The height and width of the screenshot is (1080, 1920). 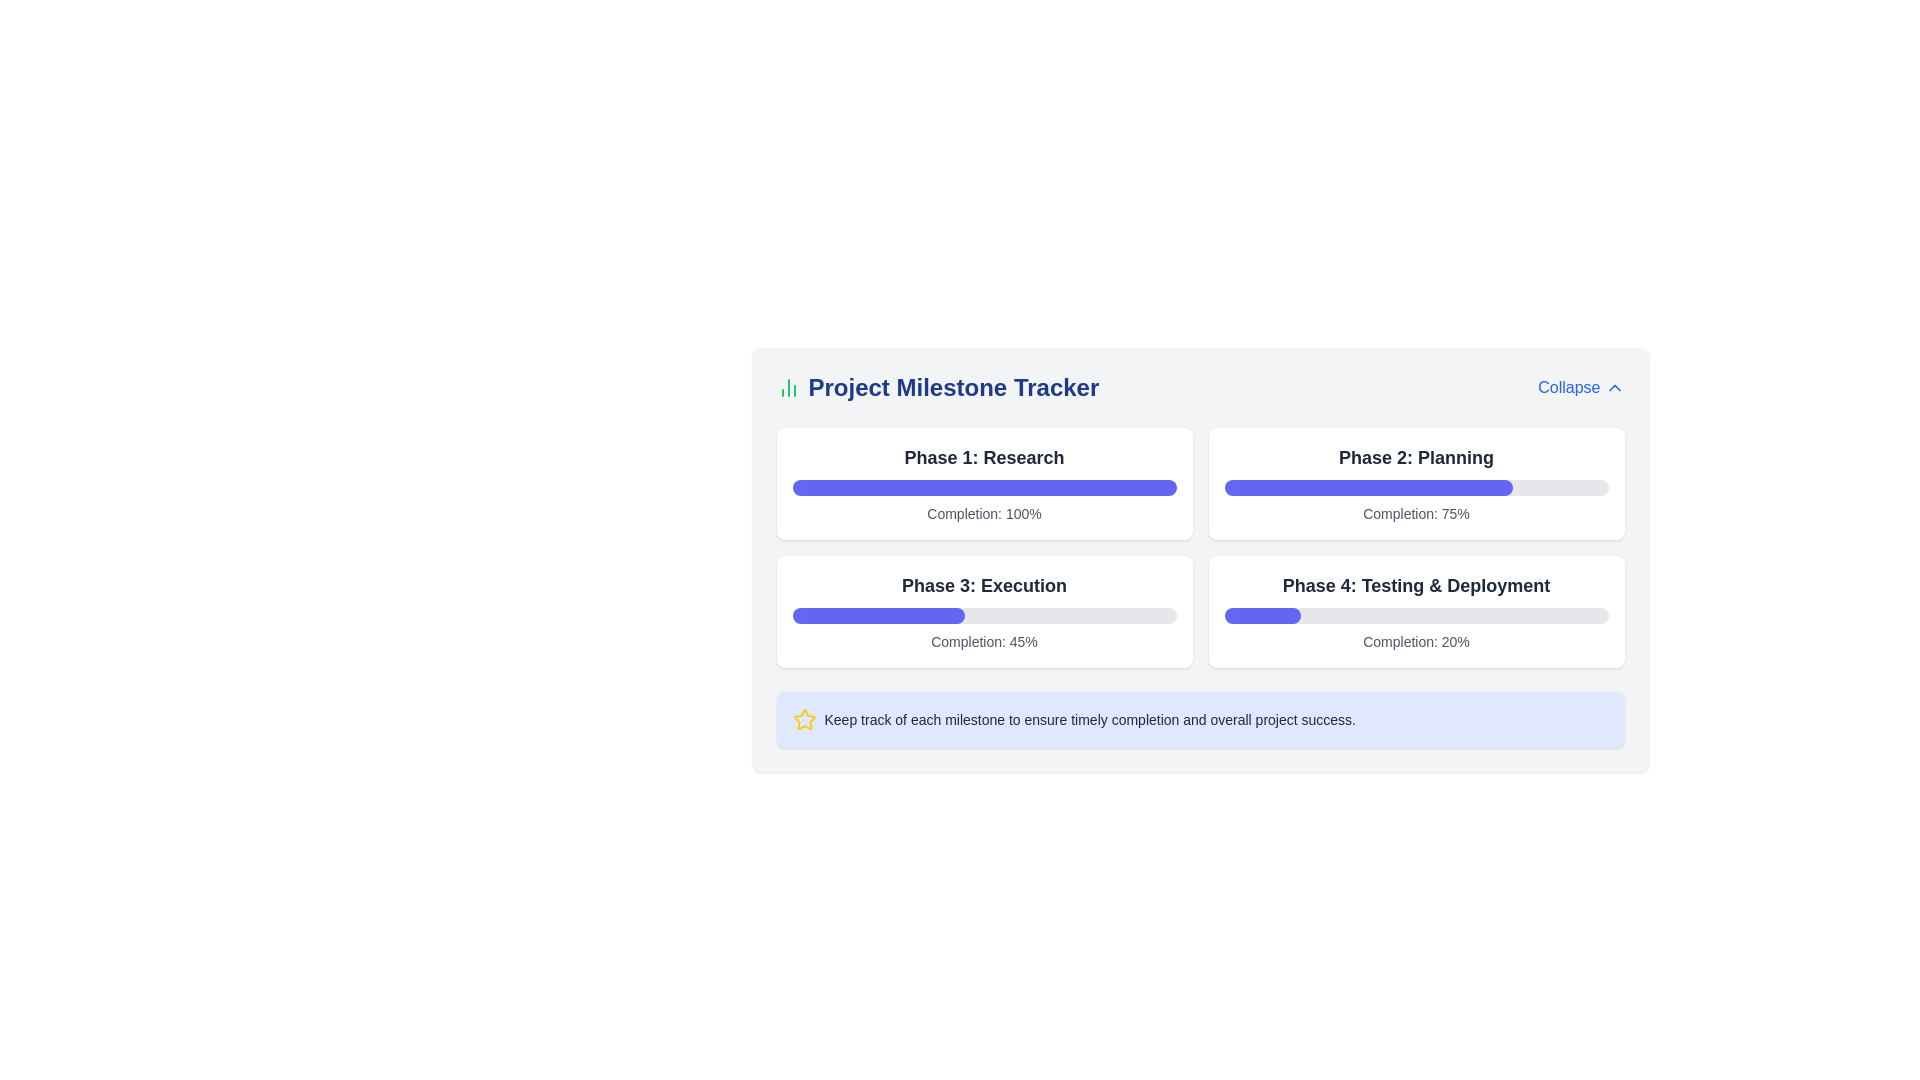 I want to click on the collapse button located at the top-right corner of the 'Project Milestone Tracker' section, so click(x=1580, y=388).